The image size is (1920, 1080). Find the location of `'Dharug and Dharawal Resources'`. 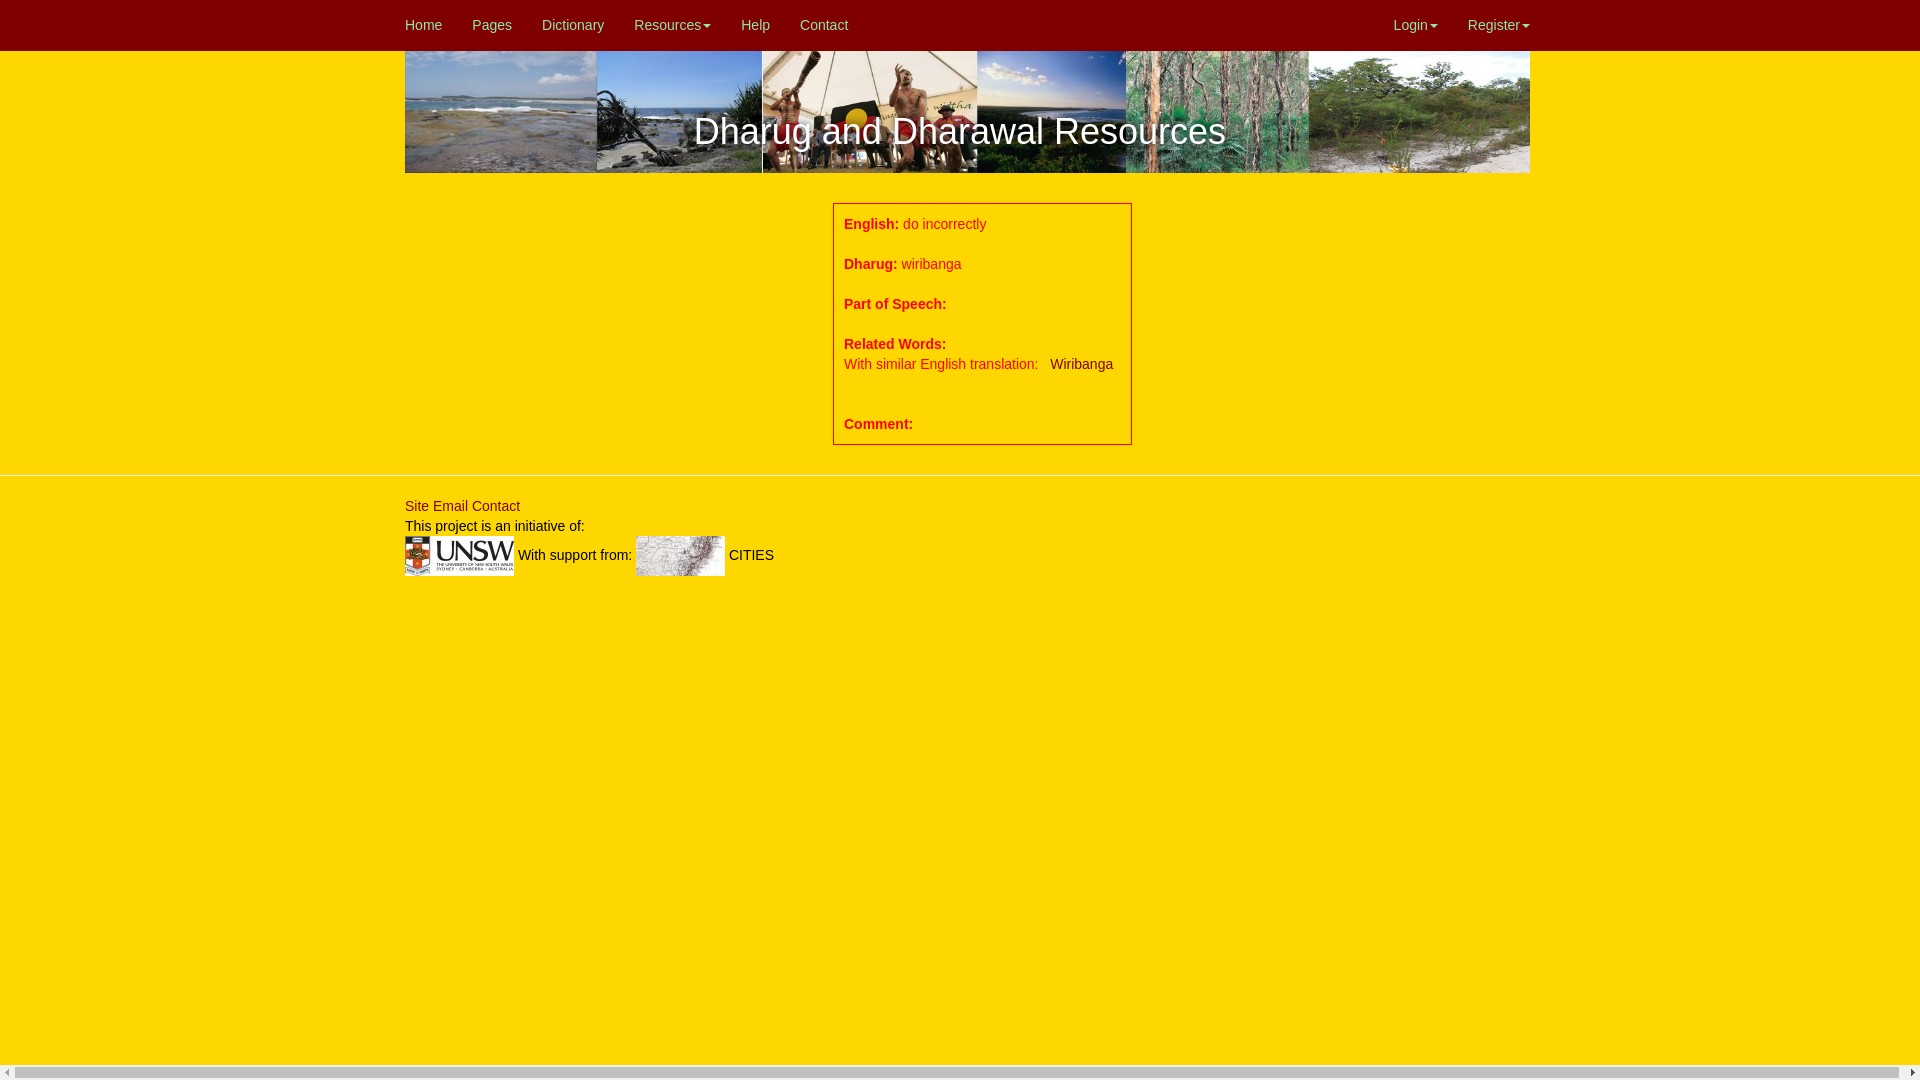

'Dharug and Dharawal Resources' is located at coordinates (694, 131).